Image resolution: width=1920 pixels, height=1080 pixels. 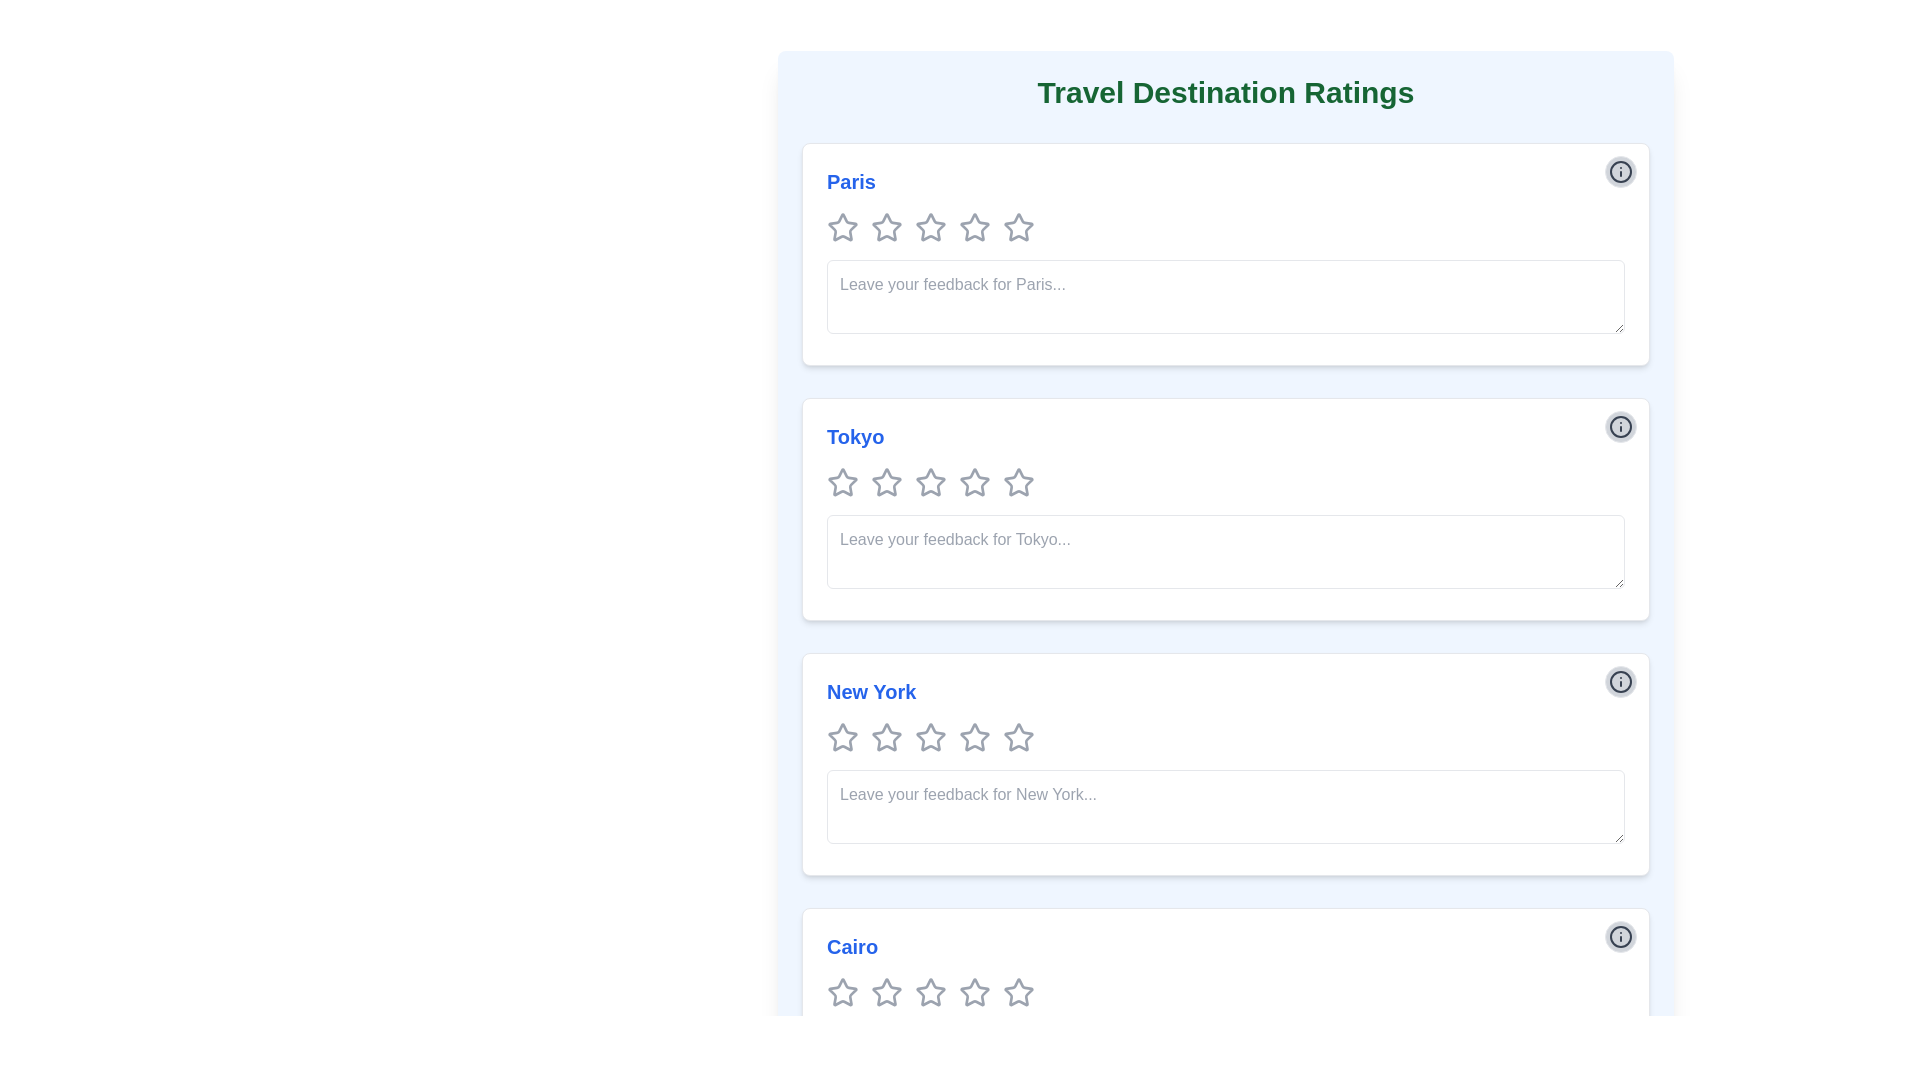 I want to click on the fourth outlined gray star icon in the rating section for 'Cairo', so click(x=930, y=992).